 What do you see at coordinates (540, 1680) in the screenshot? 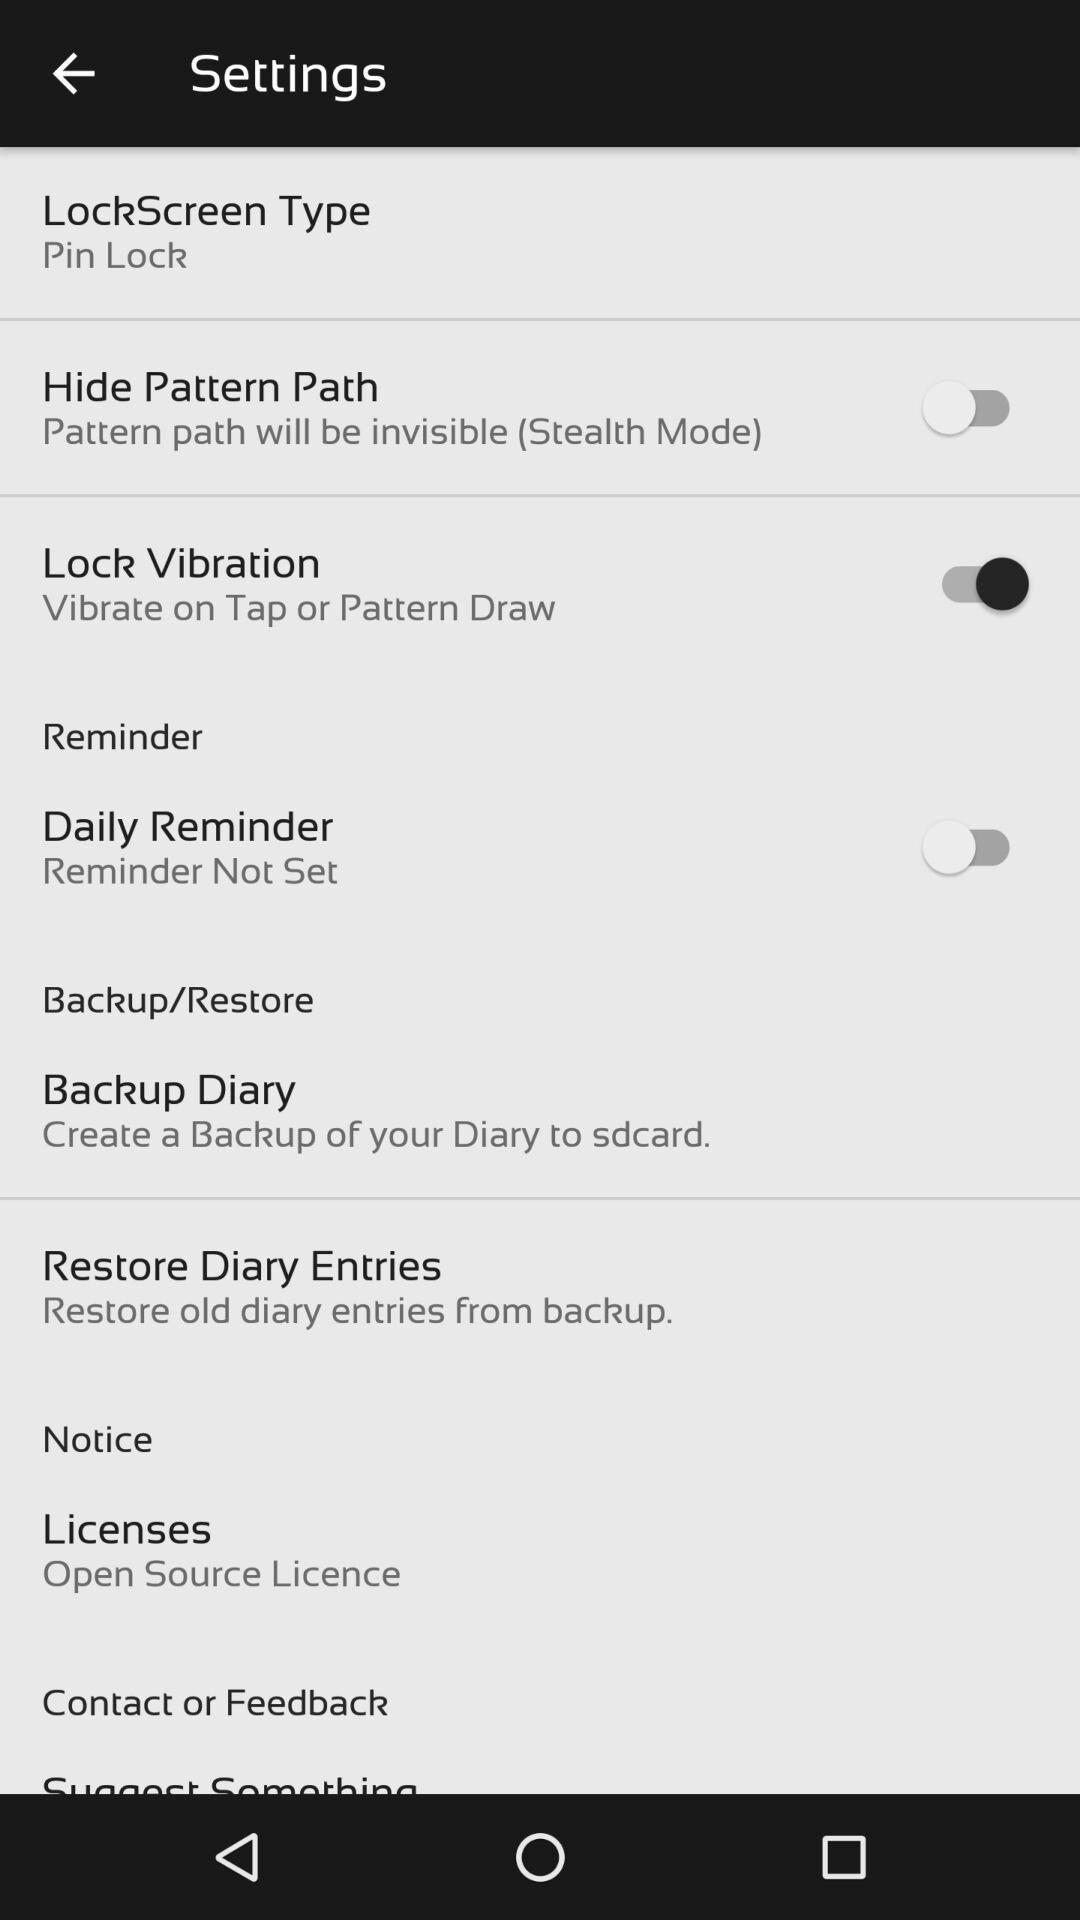
I see `the item above suggest something item` at bounding box center [540, 1680].